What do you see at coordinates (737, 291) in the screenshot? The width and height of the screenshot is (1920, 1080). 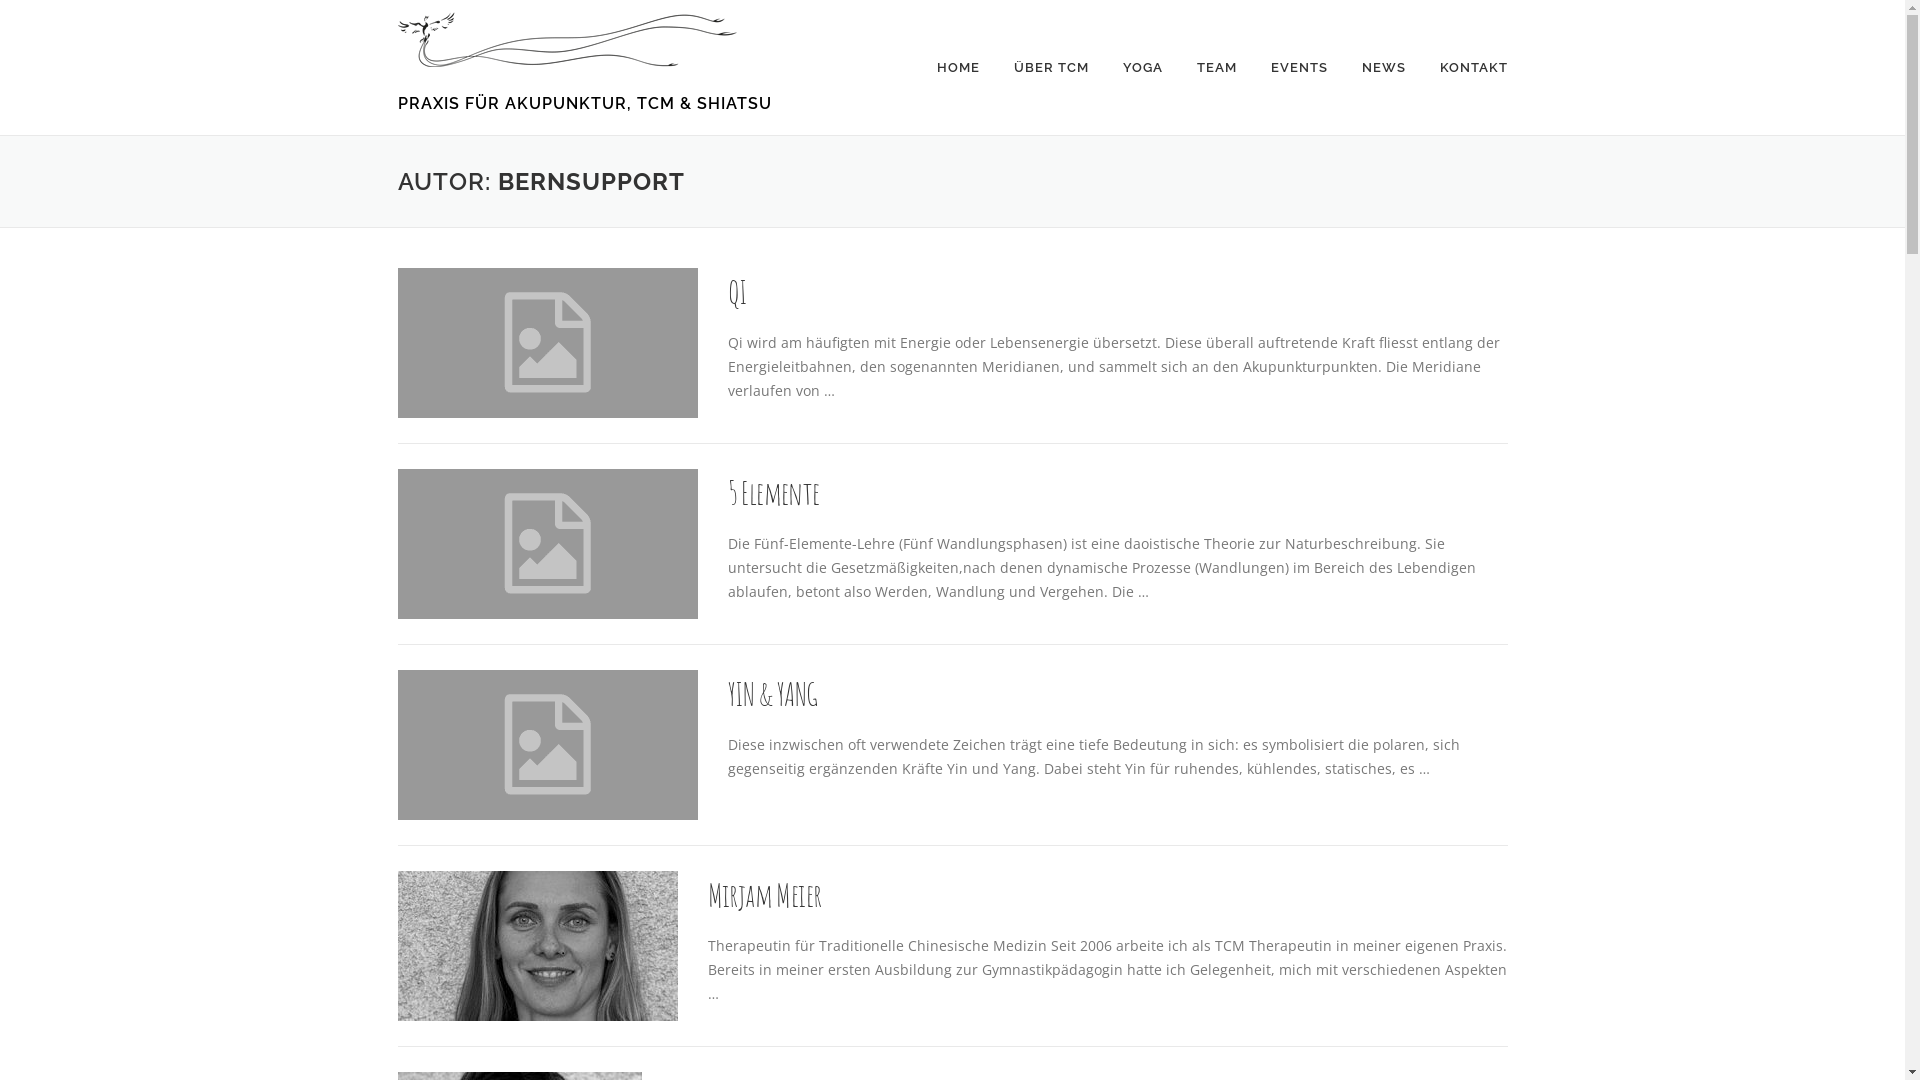 I see `'QI'` at bounding box center [737, 291].